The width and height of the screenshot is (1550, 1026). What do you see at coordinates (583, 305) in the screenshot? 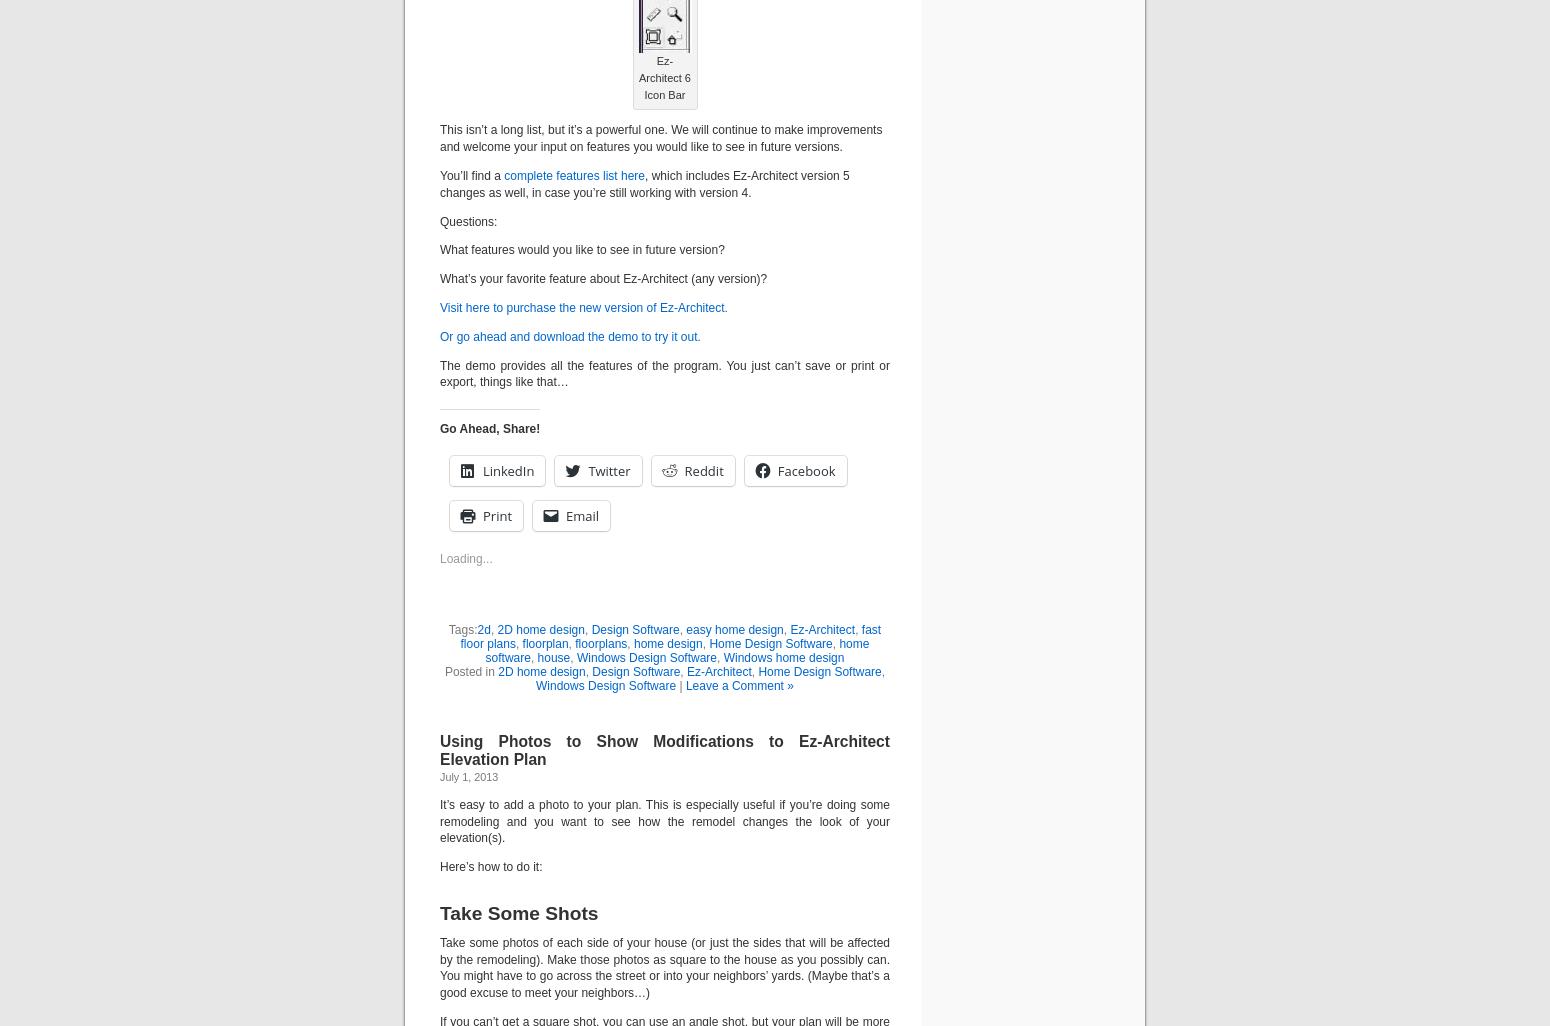
I see `'Visit here to purchase the new version of Ez-Architect.'` at bounding box center [583, 305].